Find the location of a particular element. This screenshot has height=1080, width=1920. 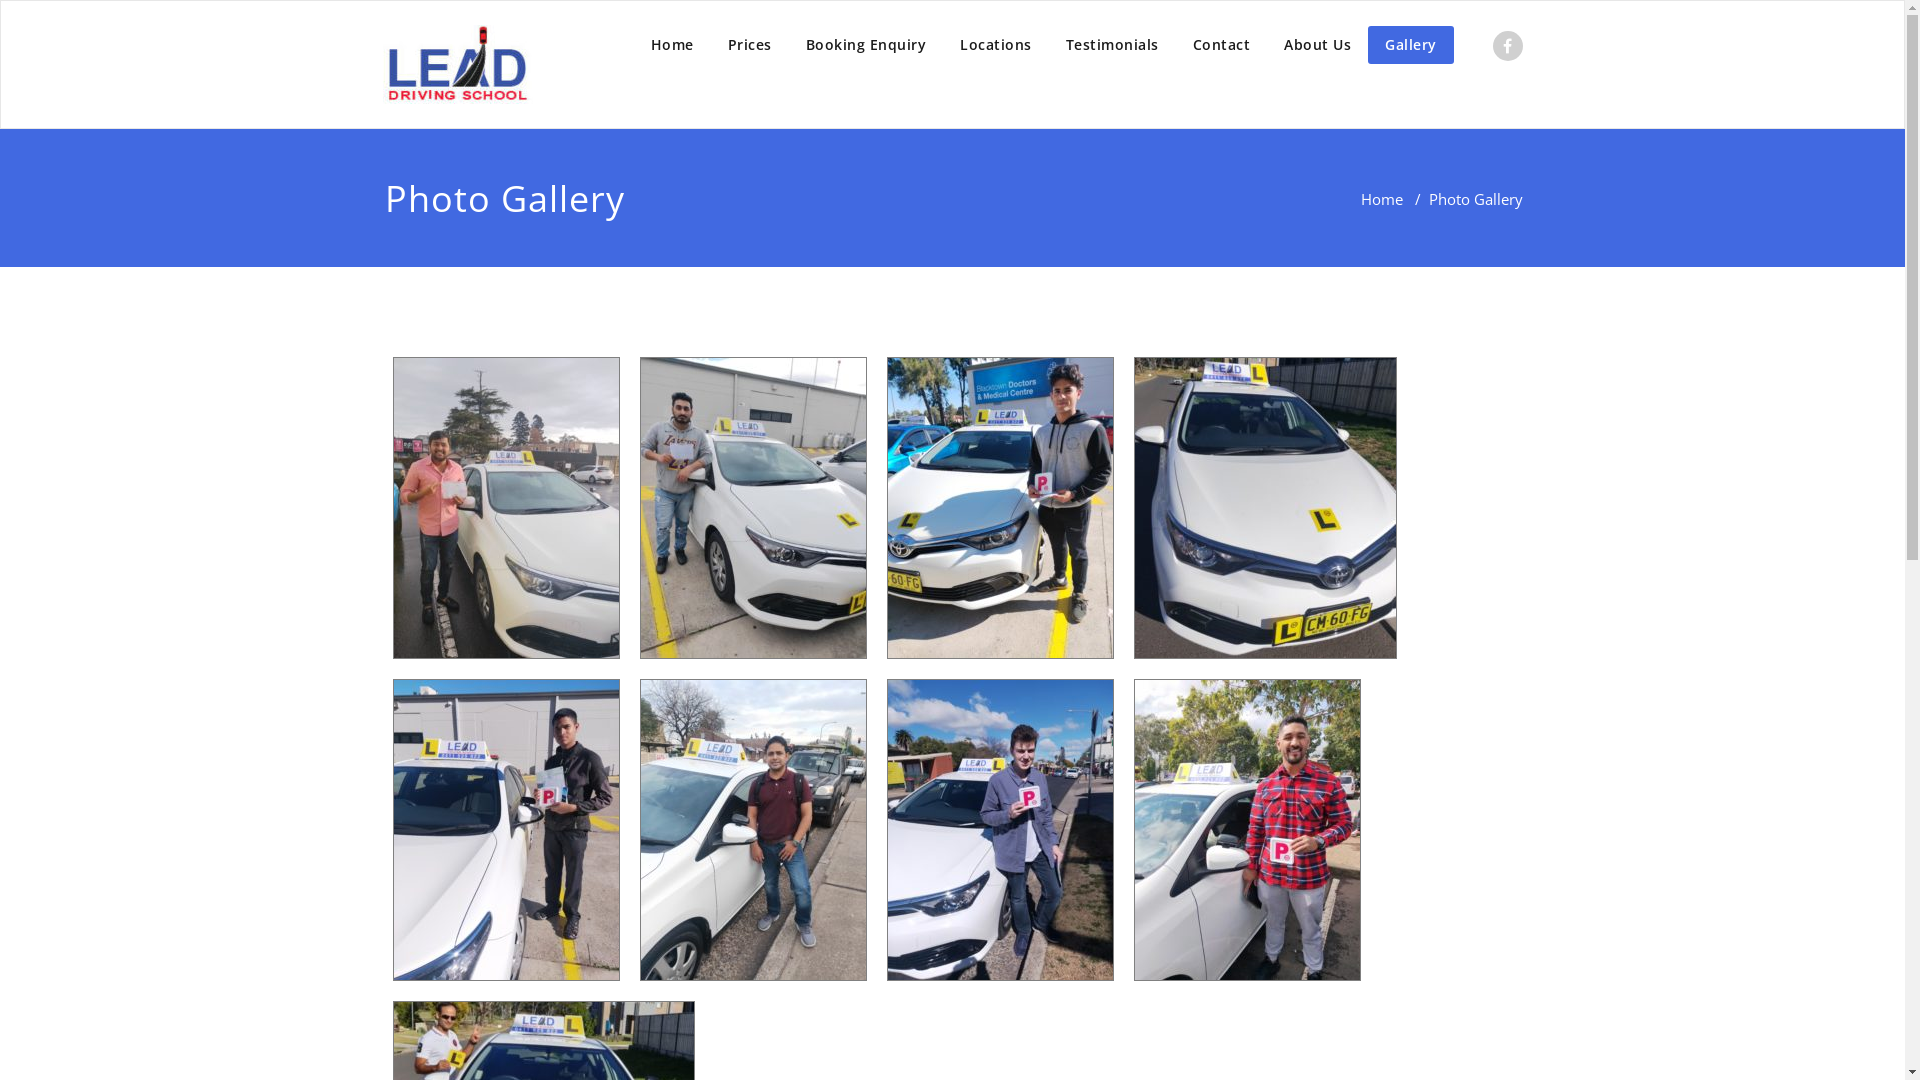

'About Us' is located at coordinates (1317, 45).